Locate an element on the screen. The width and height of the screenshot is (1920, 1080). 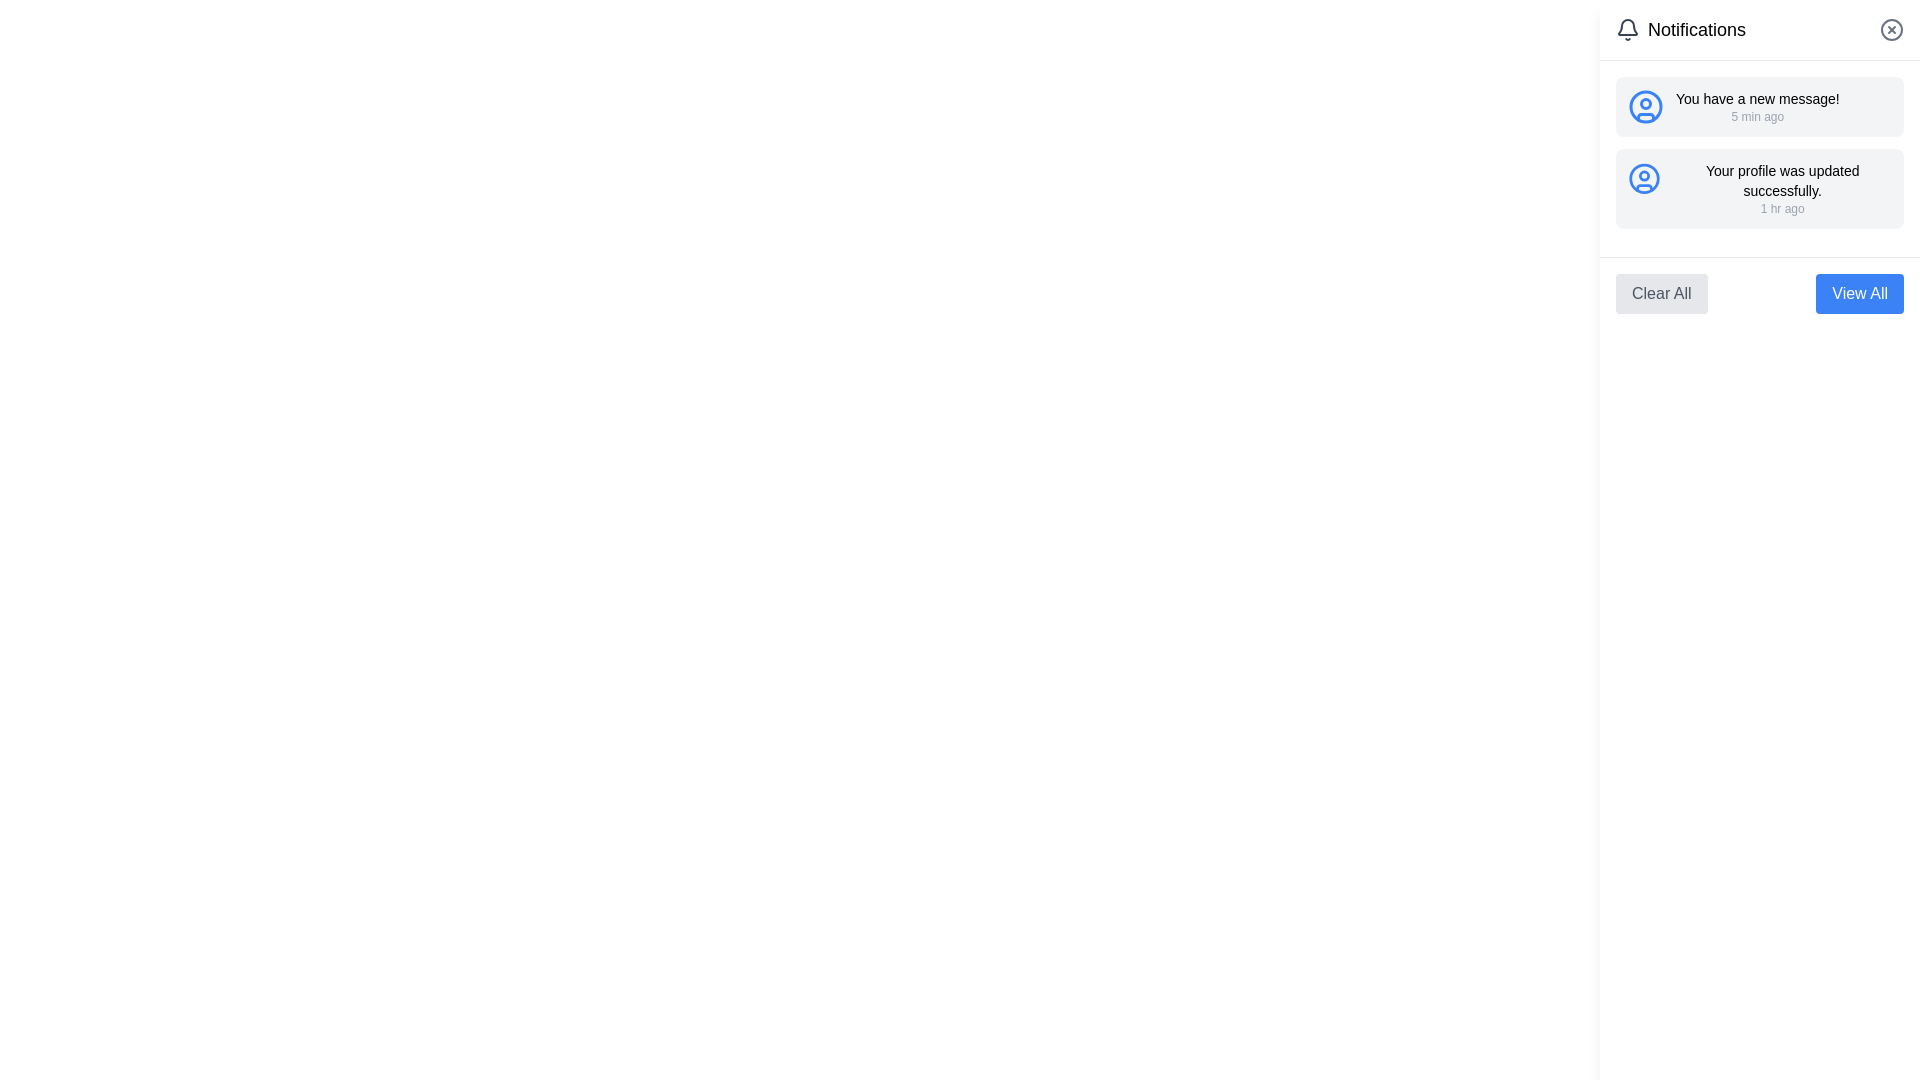
Circle SVG Element that represents the user profile in the top notification using developer tools by clicking on its center is located at coordinates (1646, 107).